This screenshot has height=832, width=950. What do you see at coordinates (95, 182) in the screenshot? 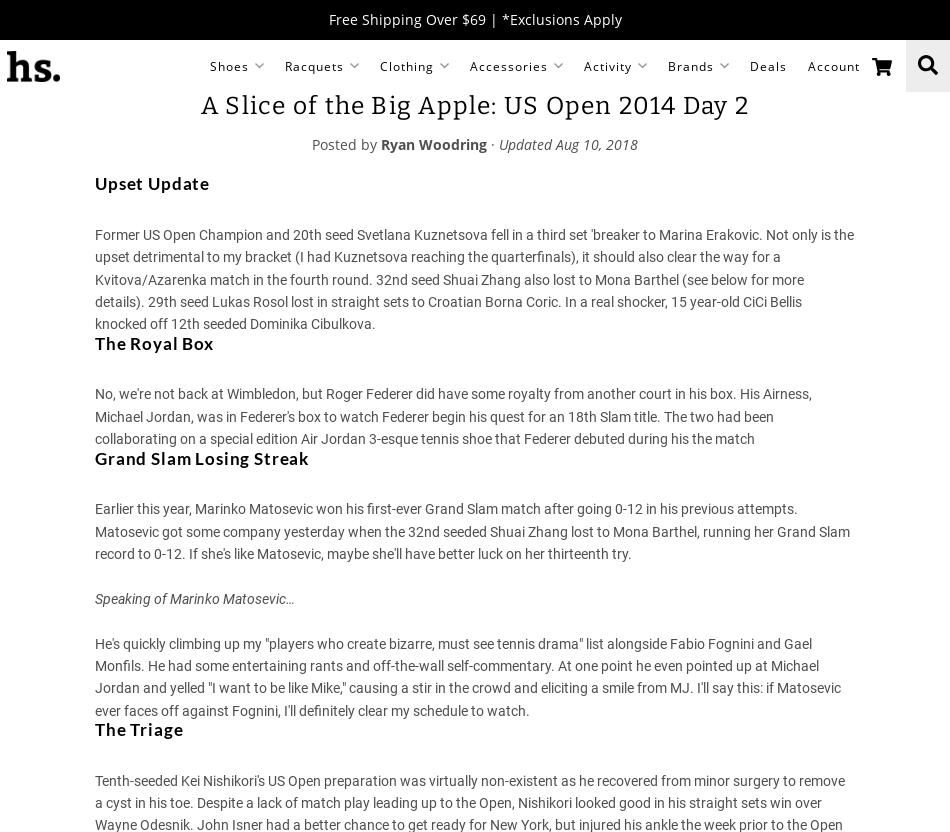
I see `'Upset Update'` at bounding box center [95, 182].